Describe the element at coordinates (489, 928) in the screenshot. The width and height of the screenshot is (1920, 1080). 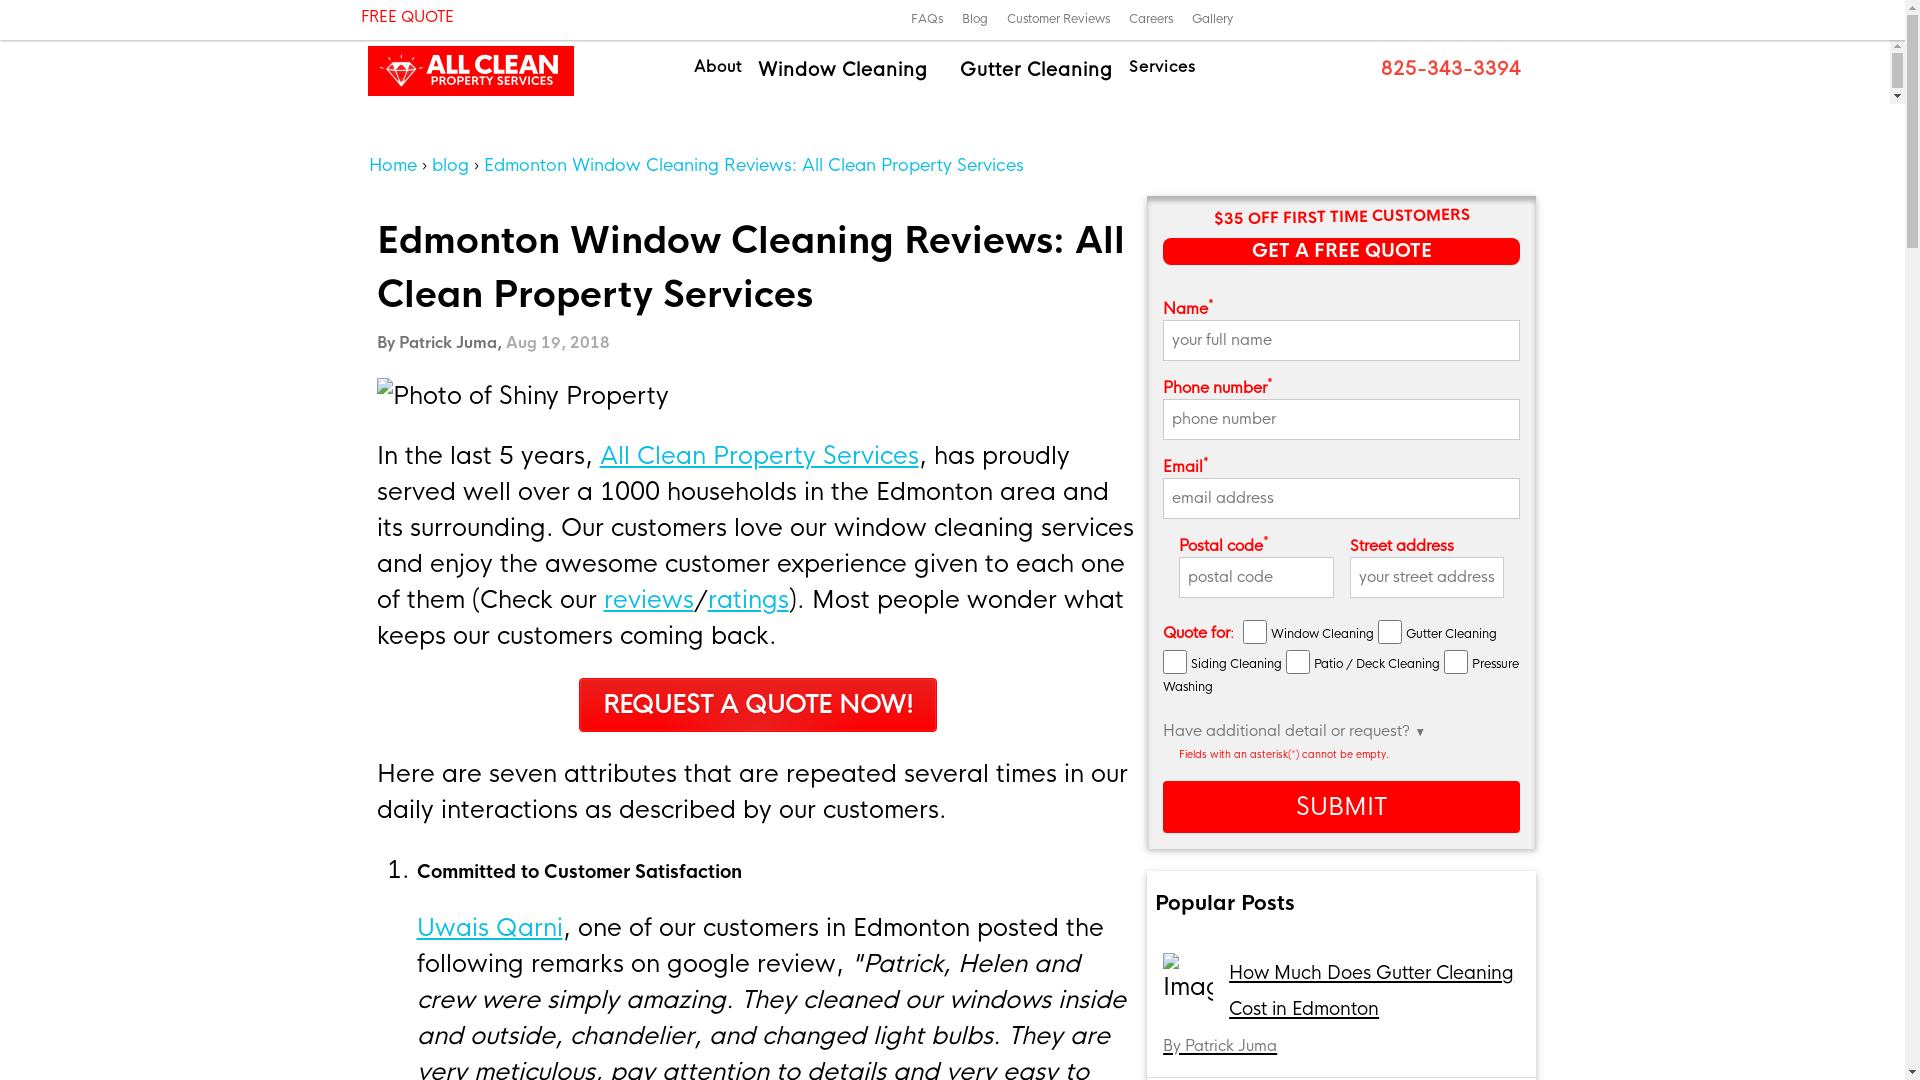
I see `'Uwais Qarni'` at that location.